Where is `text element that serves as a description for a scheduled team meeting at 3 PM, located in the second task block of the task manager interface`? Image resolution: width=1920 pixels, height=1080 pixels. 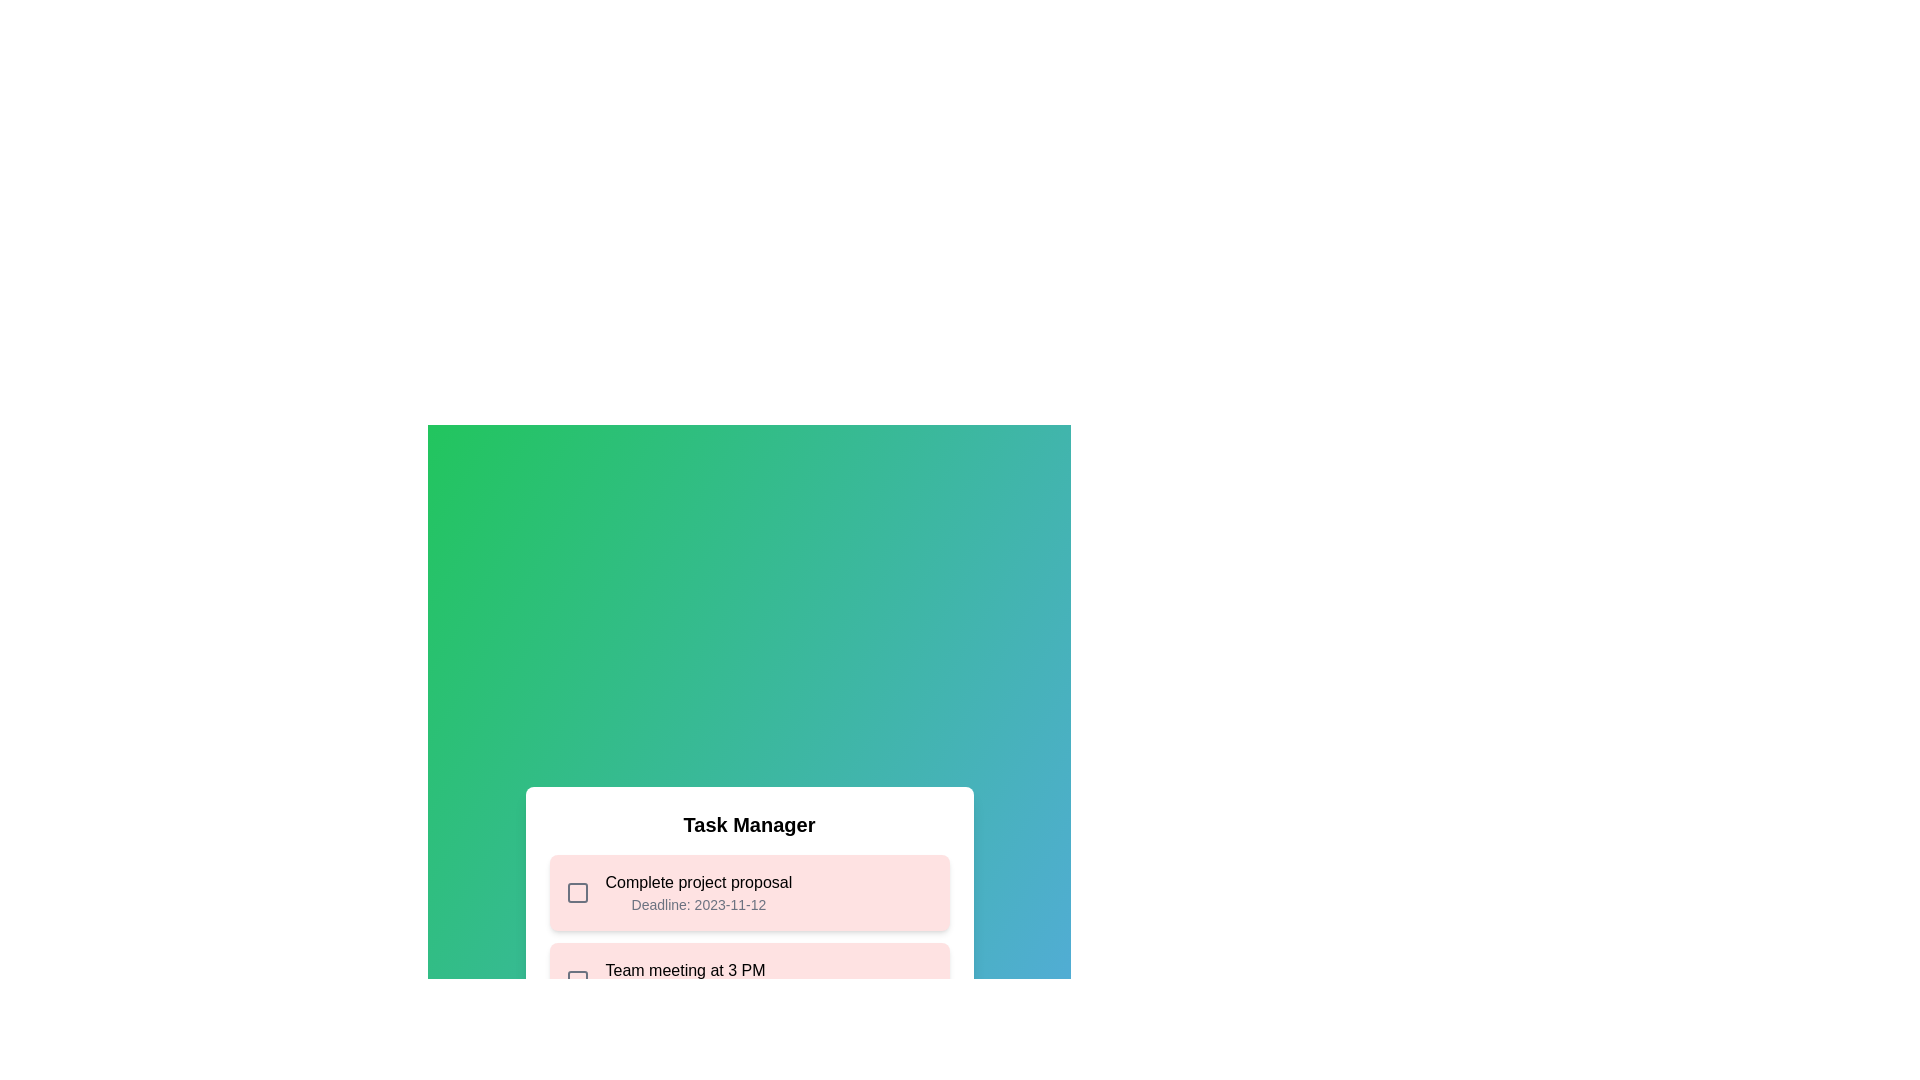
text element that serves as a description for a scheduled team meeting at 3 PM, located in the second task block of the task manager interface is located at coordinates (685, 970).